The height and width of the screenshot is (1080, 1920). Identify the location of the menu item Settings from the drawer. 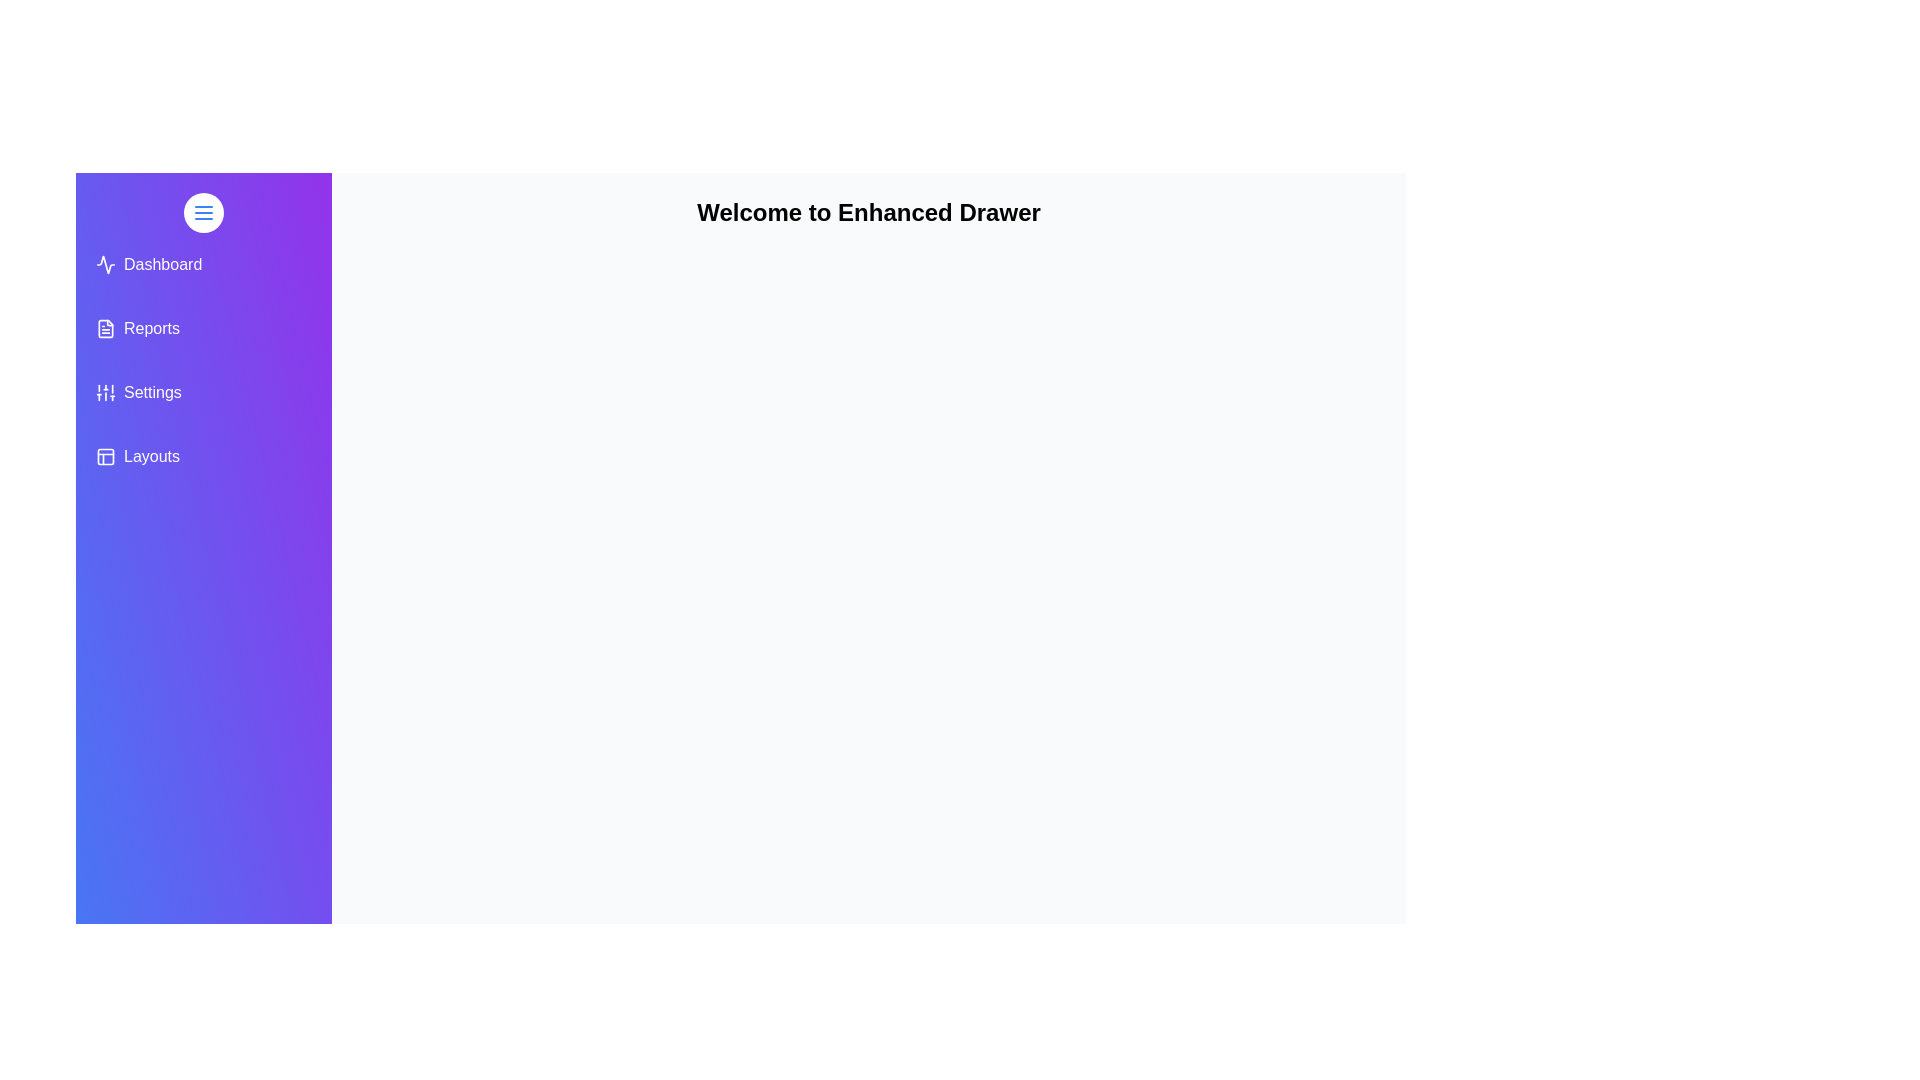
(203, 393).